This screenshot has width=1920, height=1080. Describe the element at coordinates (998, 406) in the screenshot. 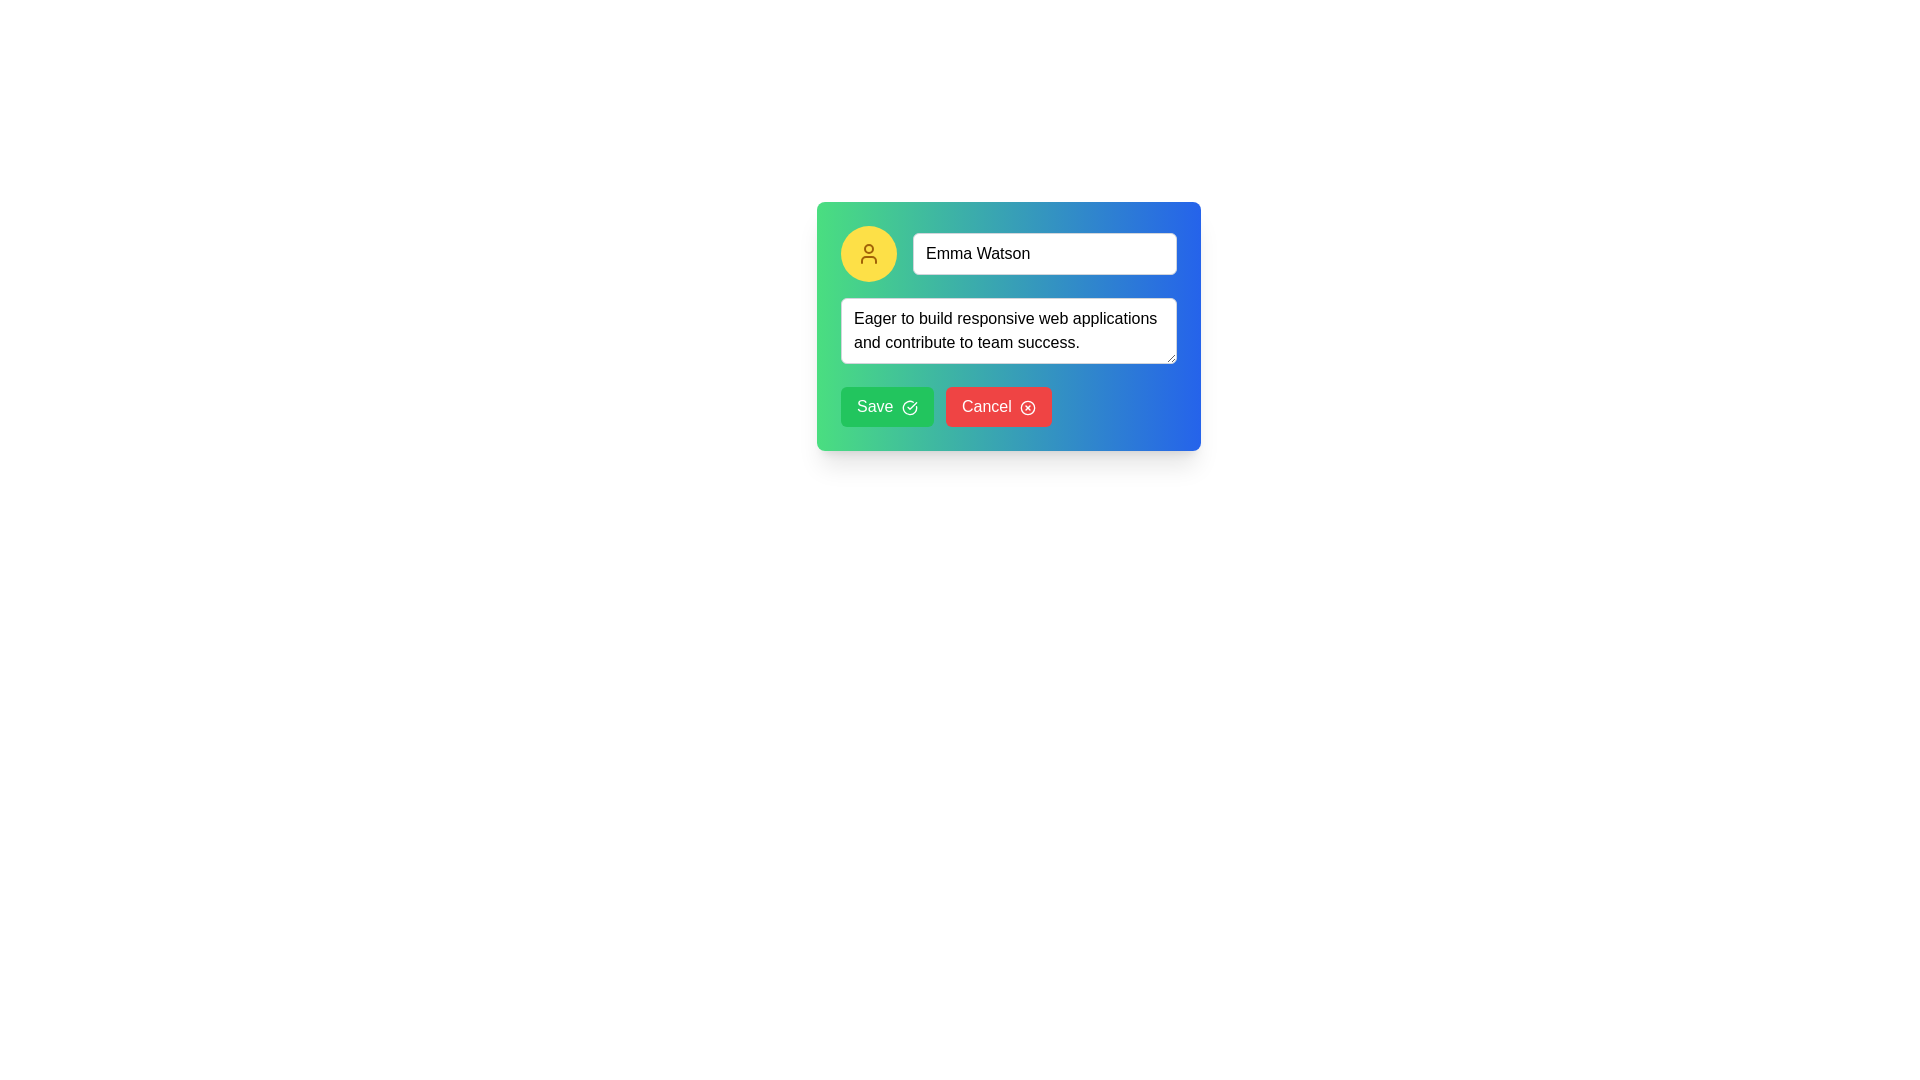

I see `the cancel button located to the right of the green 'Save' button at the bottom of the central card interface` at that location.